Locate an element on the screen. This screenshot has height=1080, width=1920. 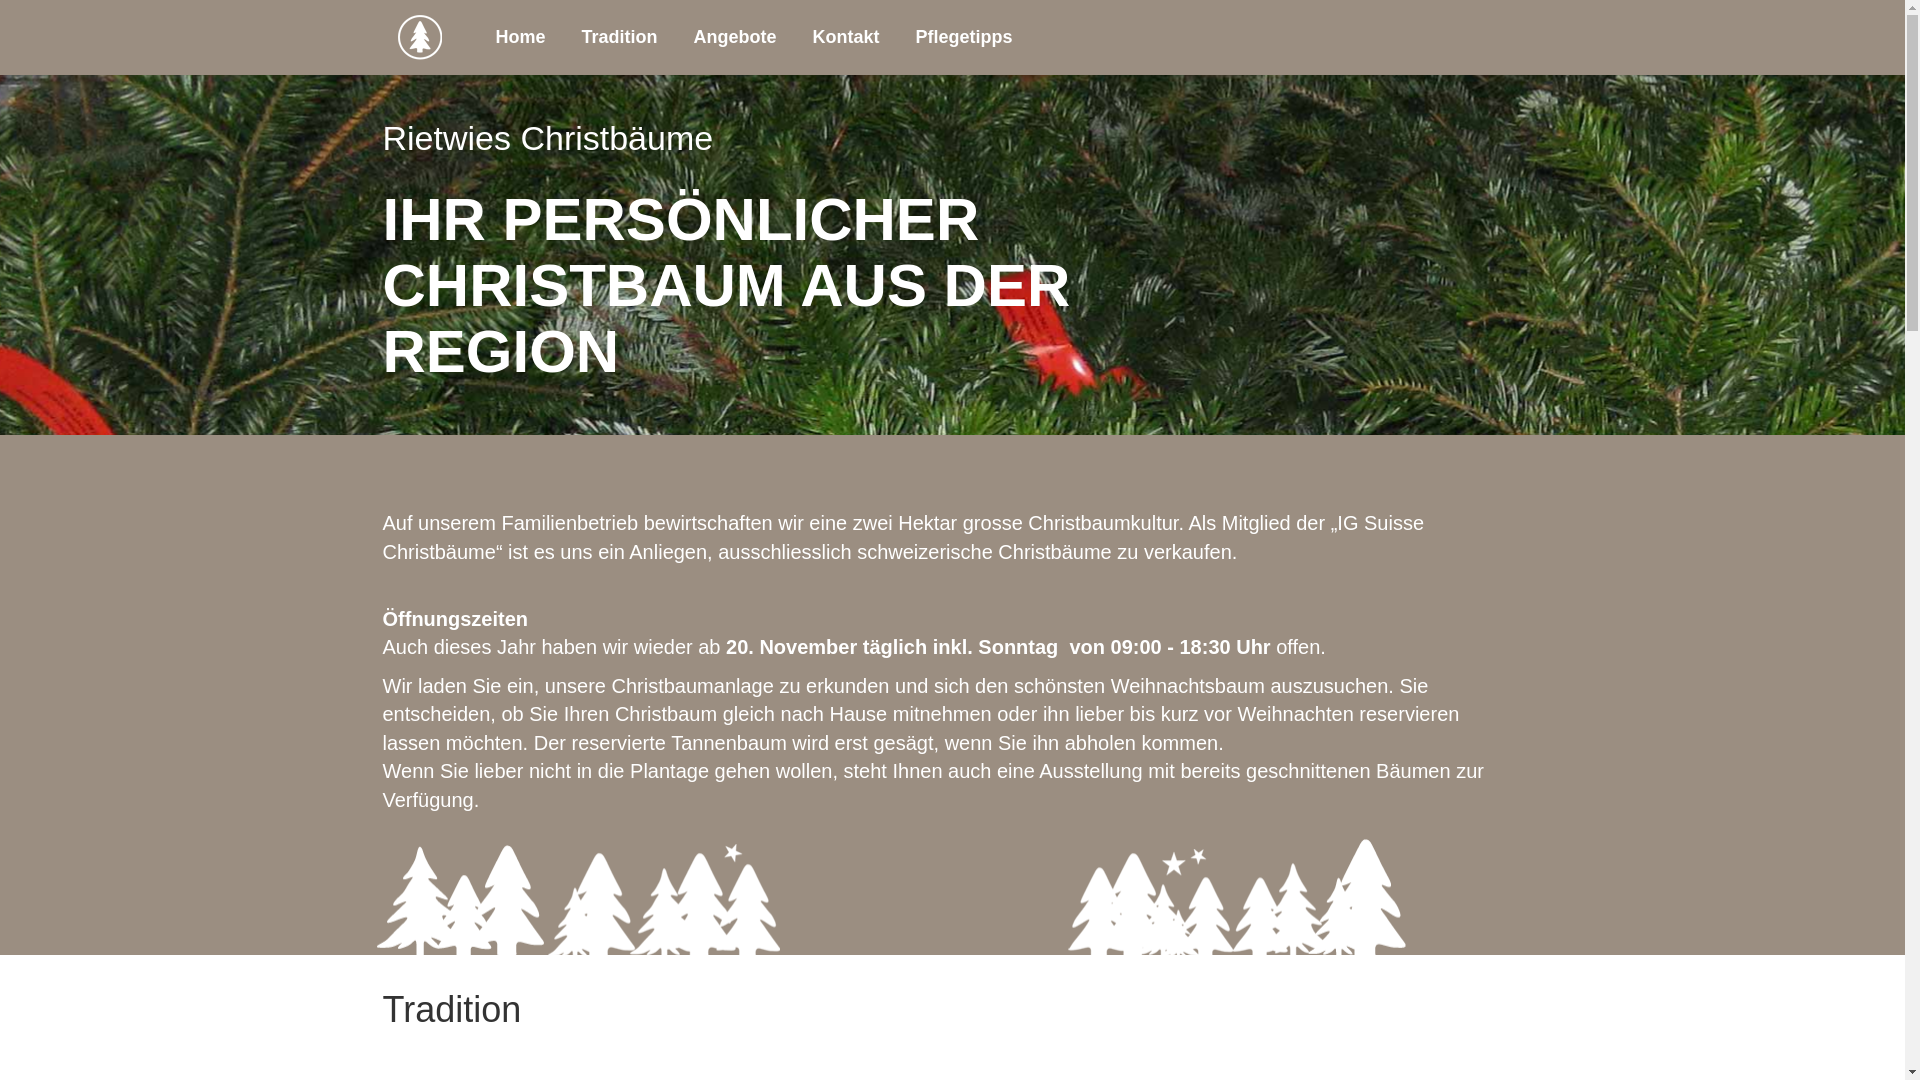
'Home' is located at coordinates (521, 37).